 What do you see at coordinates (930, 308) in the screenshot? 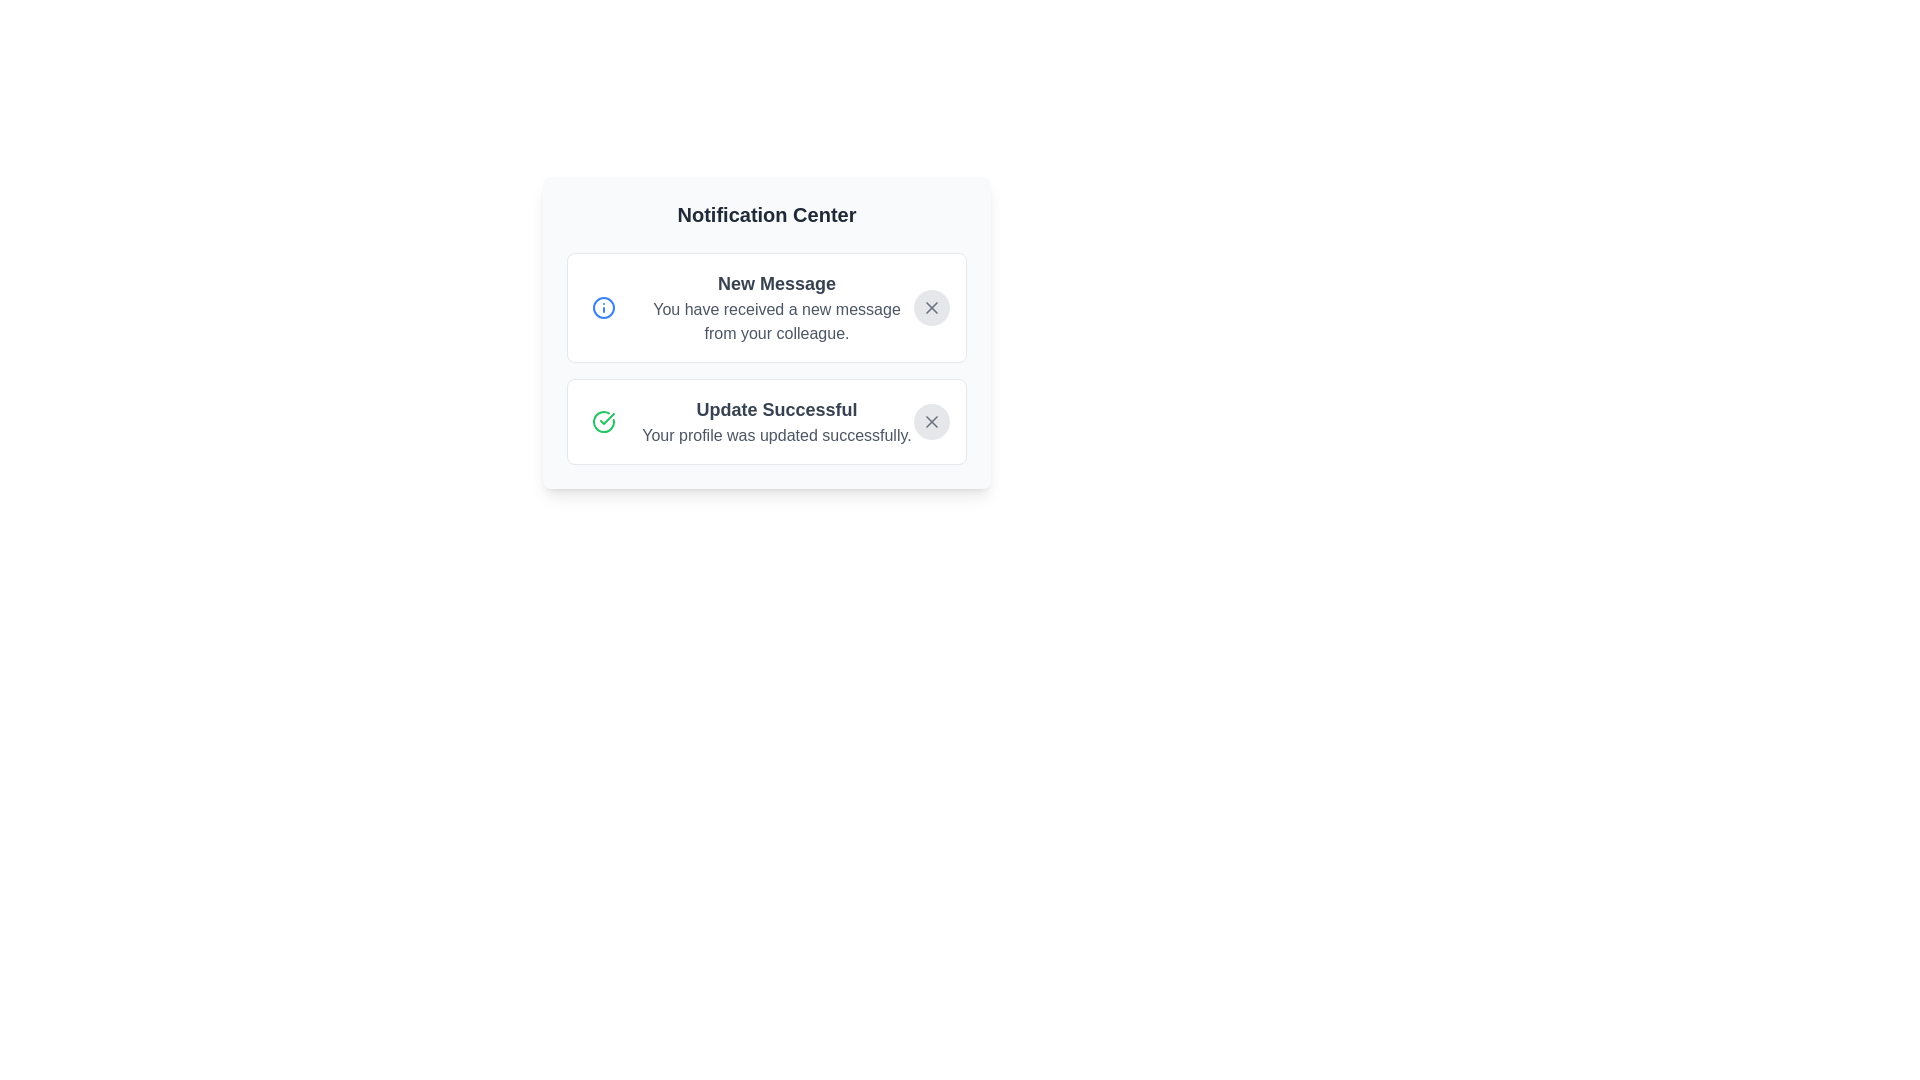
I see `the dismiss button for the notification titled 'New Message'` at bounding box center [930, 308].